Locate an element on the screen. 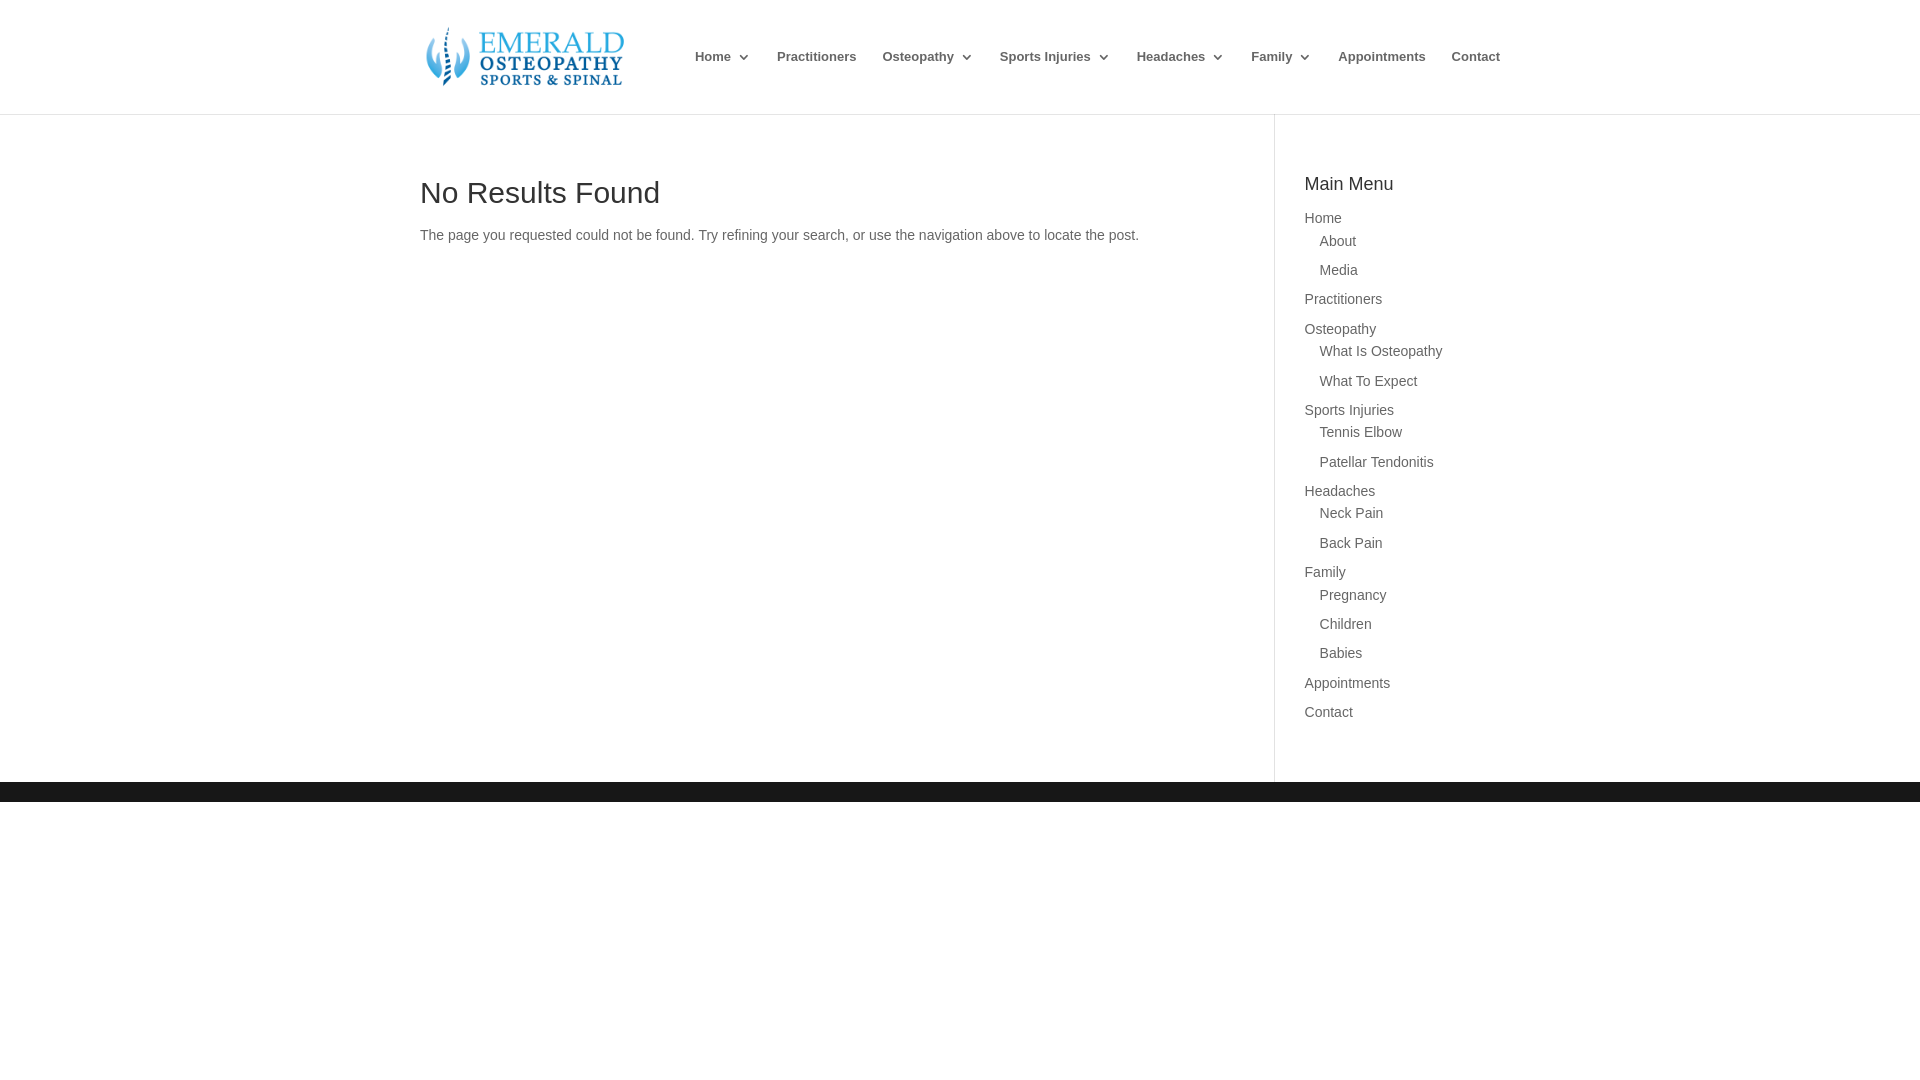  'Neck Pain' is located at coordinates (1352, 512).